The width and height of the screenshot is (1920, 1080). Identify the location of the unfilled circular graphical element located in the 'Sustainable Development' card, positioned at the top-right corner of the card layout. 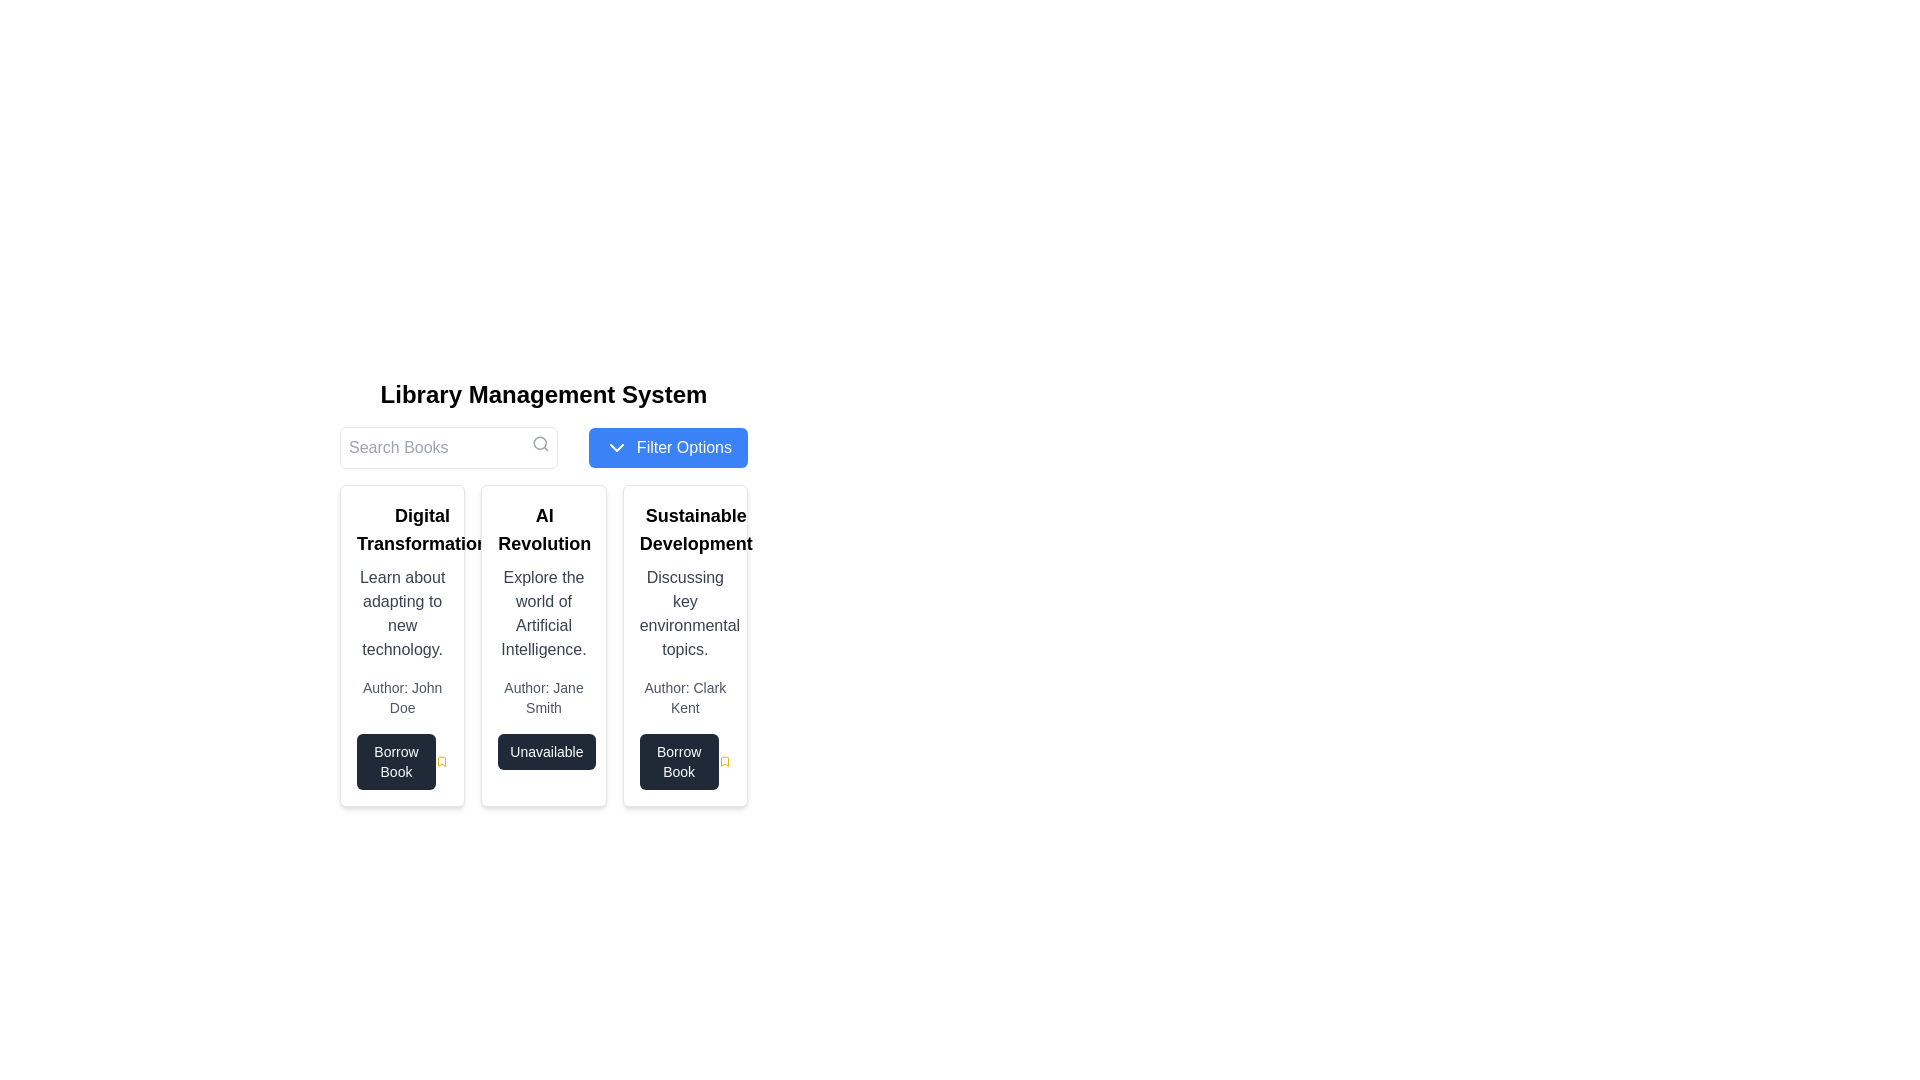
(763, 512).